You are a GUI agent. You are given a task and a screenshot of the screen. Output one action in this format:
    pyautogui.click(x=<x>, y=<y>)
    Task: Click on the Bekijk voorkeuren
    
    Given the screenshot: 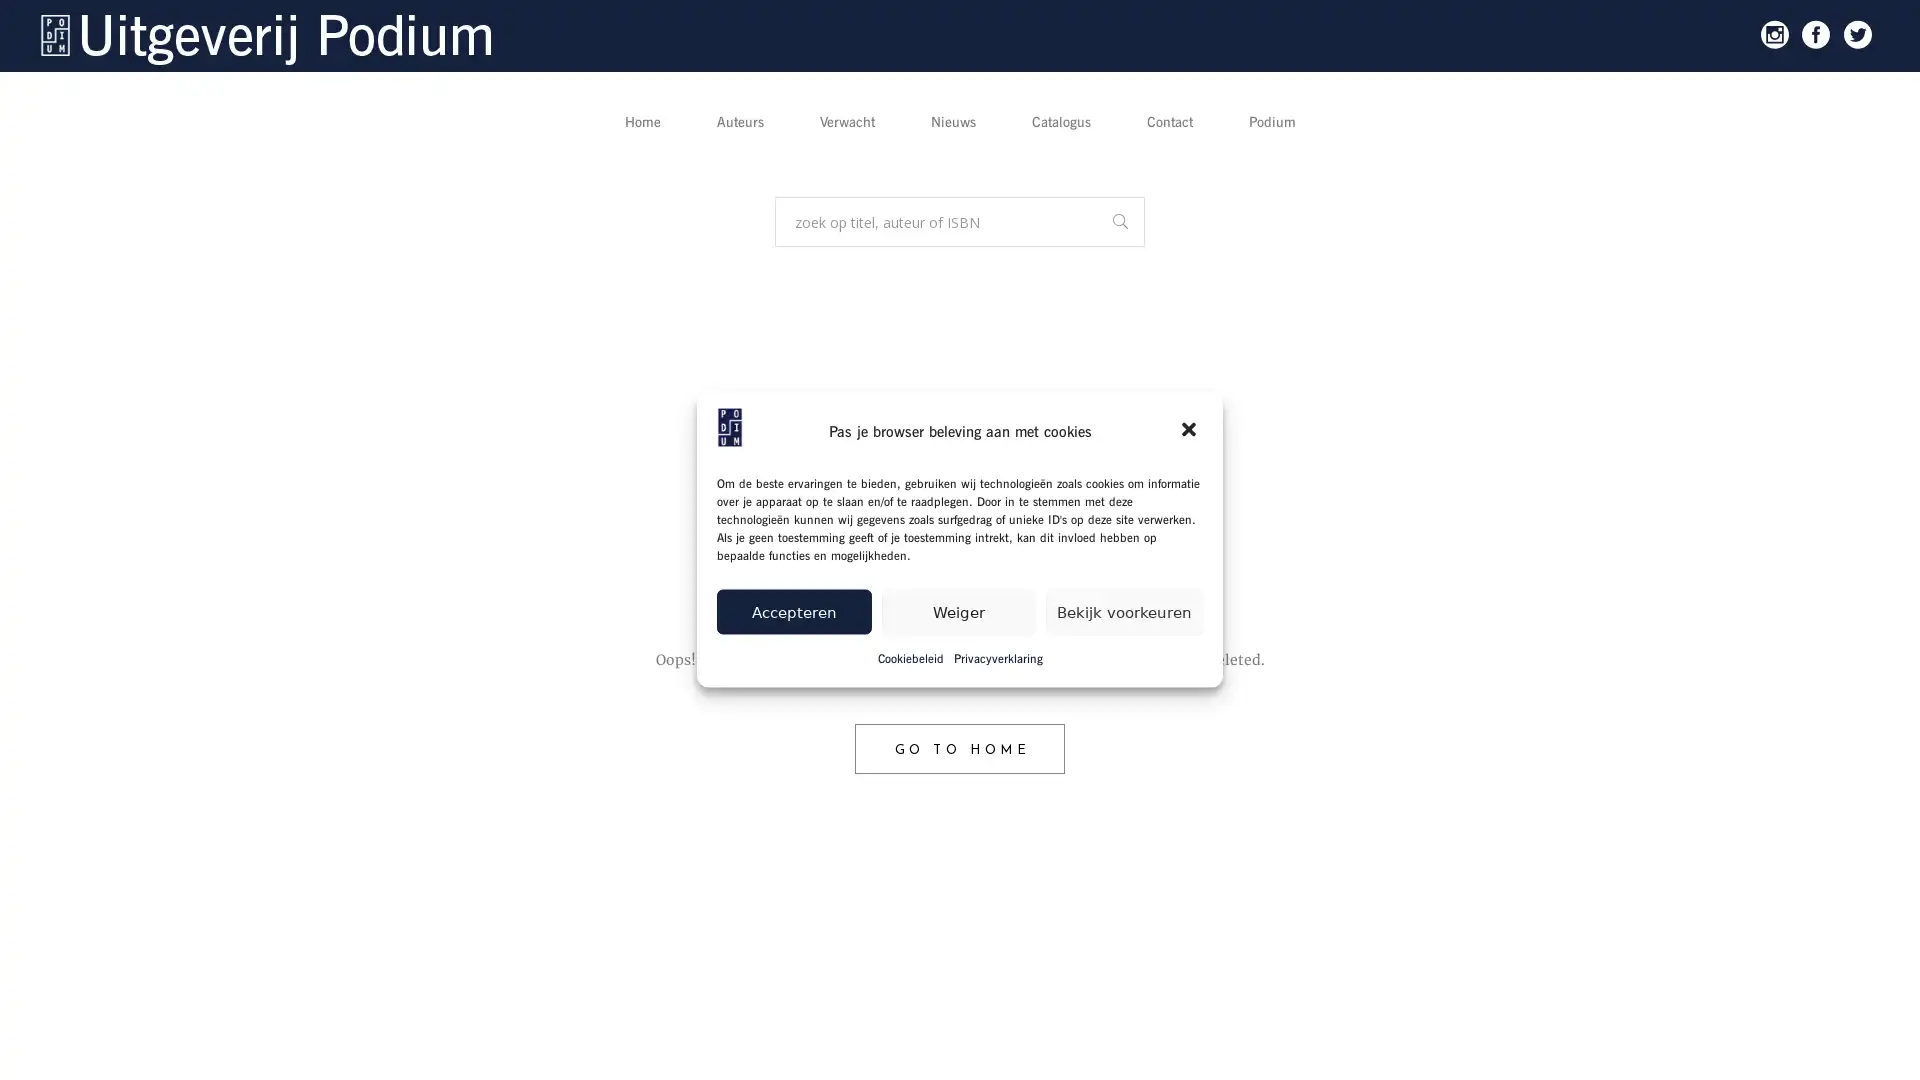 What is the action you would take?
    pyautogui.click(x=1124, y=610)
    